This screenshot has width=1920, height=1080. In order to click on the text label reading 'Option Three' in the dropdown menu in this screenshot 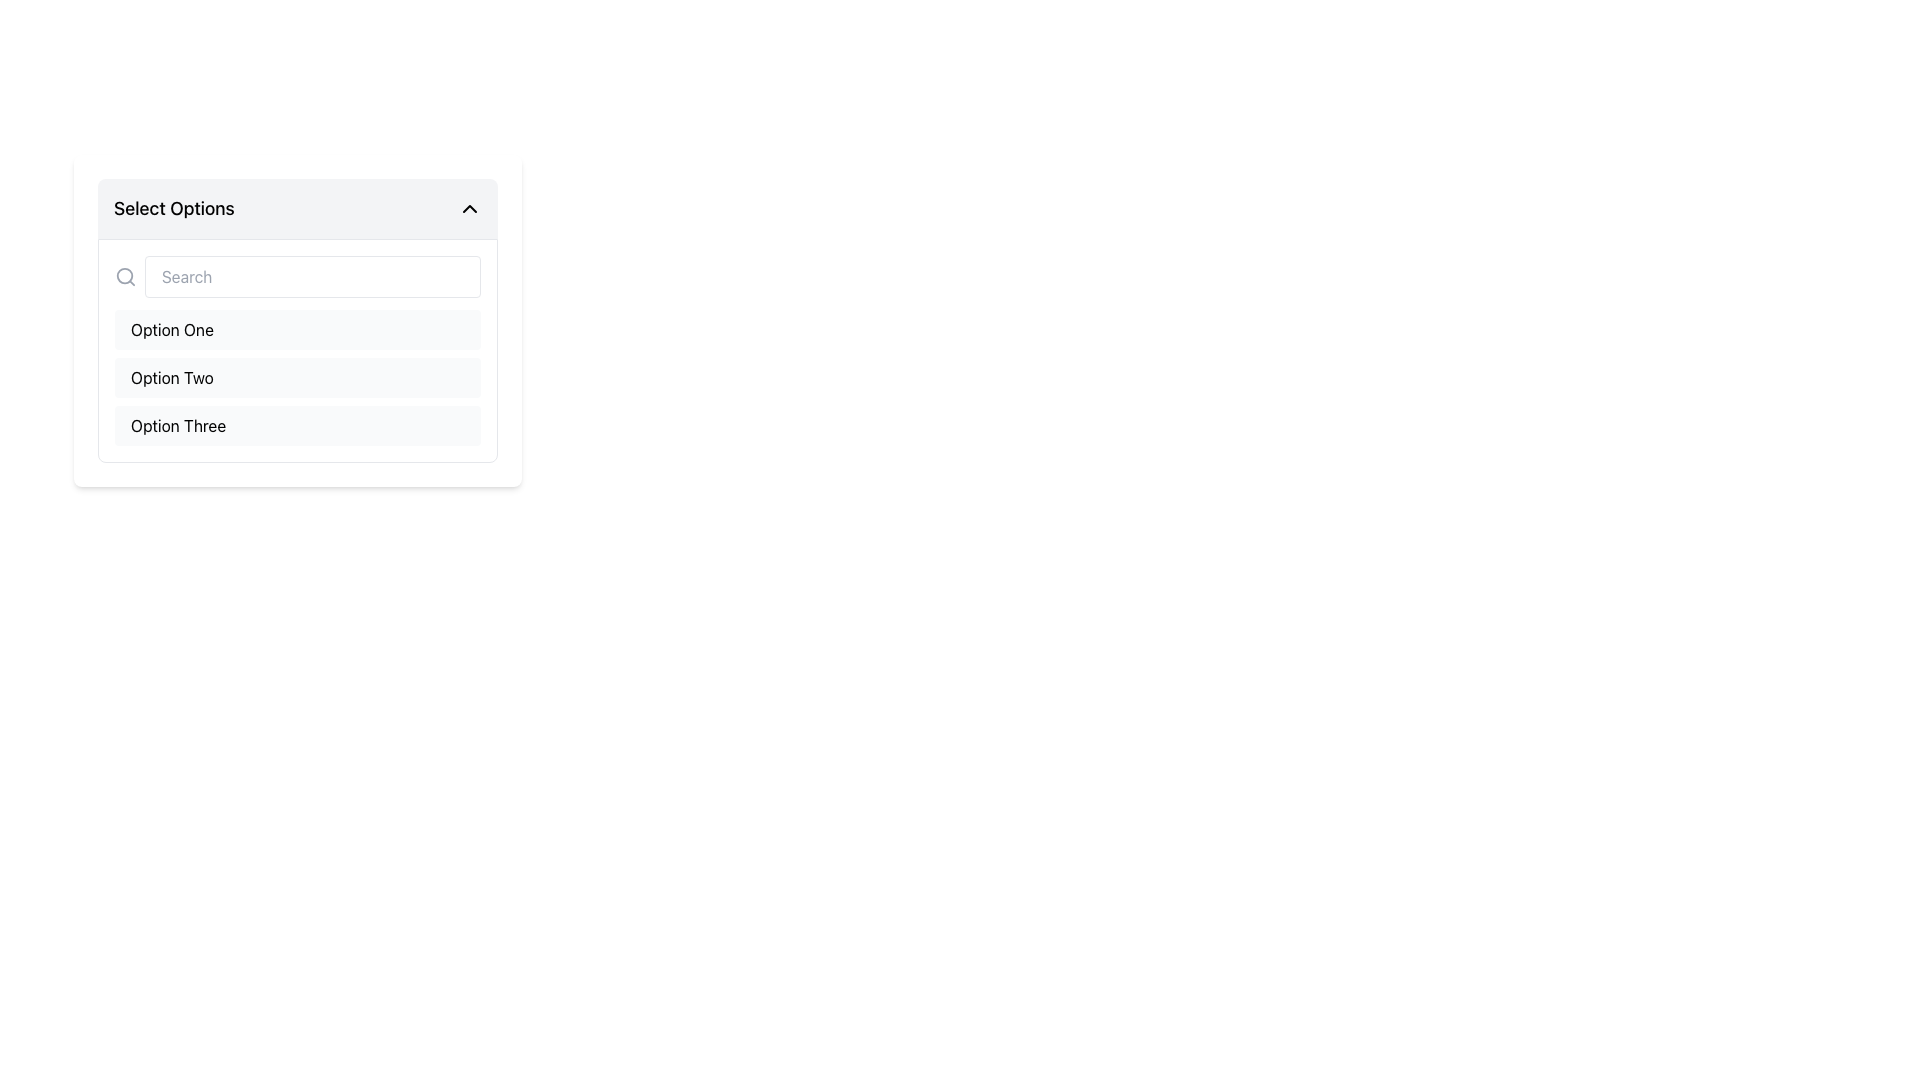, I will do `click(178, 424)`.